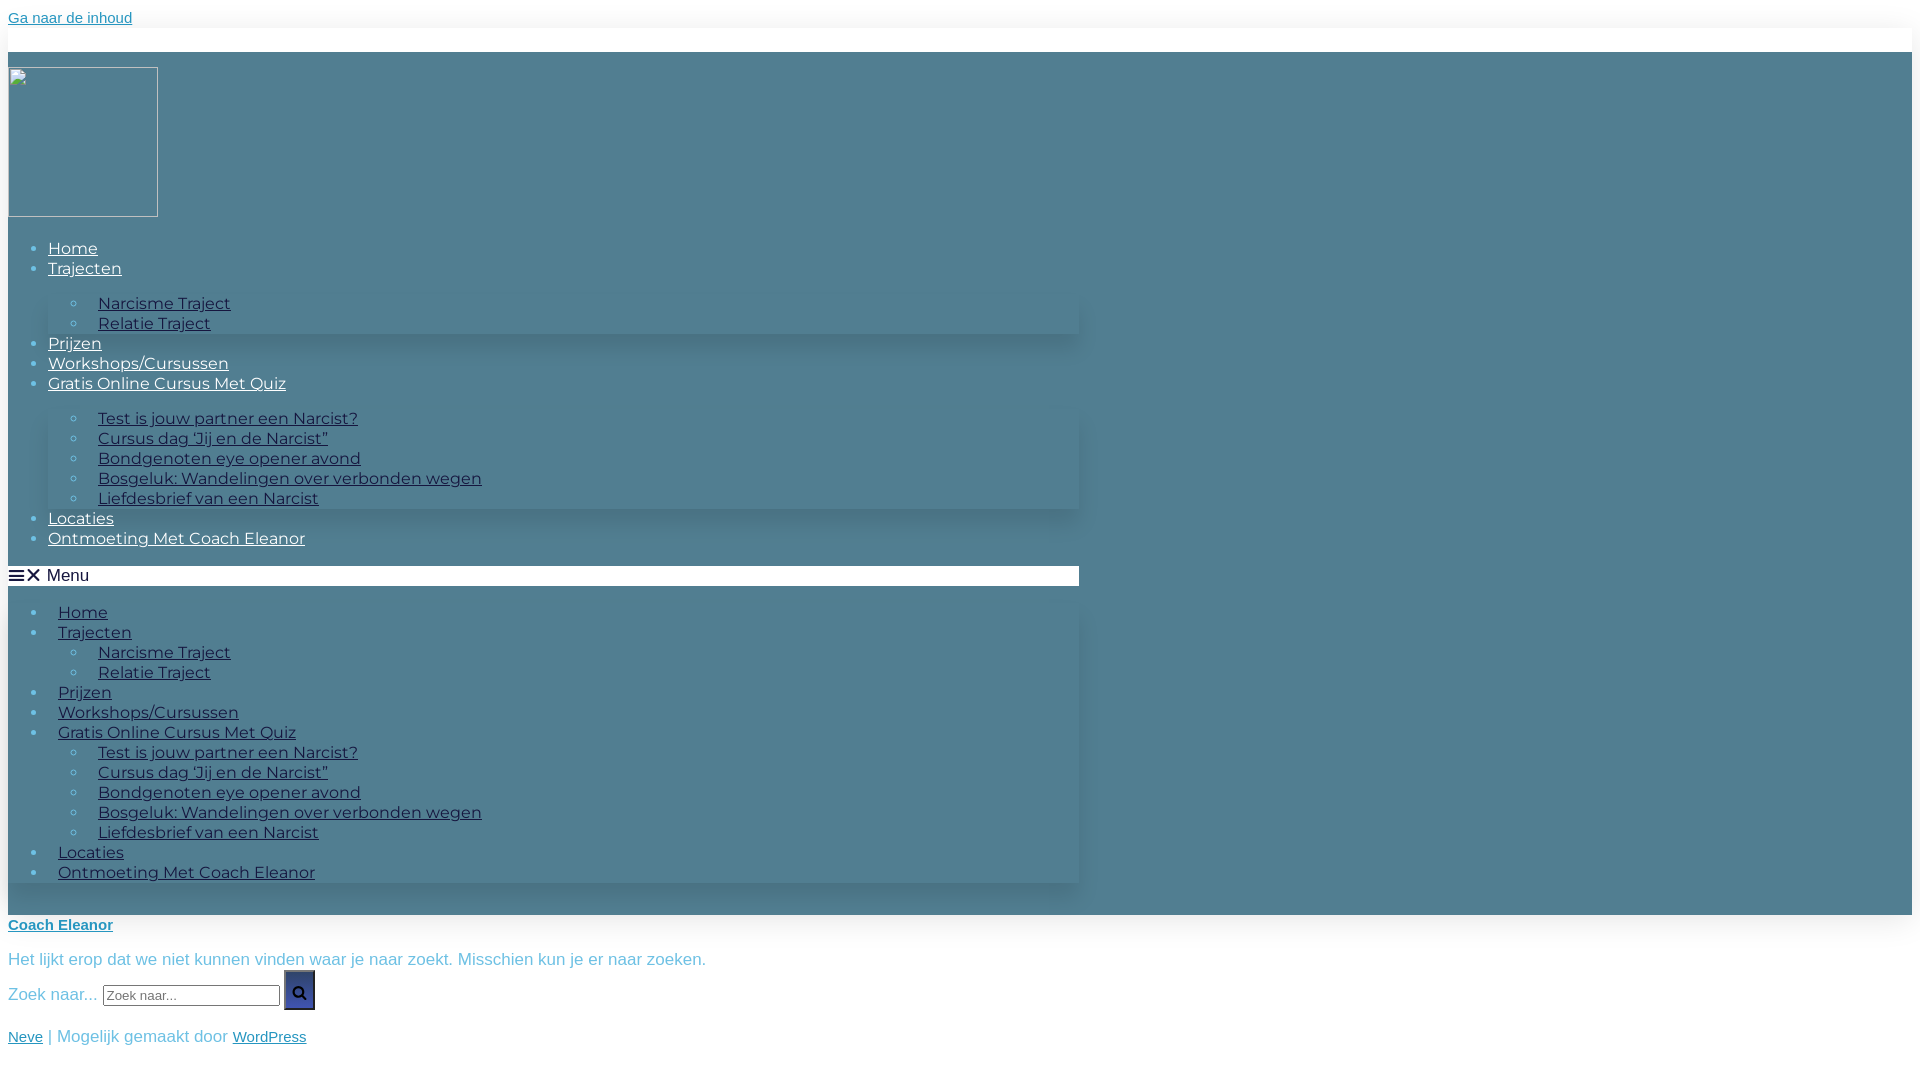  Describe the element at coordinates (70, 17) in the screenshot. I see `'Ga naar de inhoud'` at that location.